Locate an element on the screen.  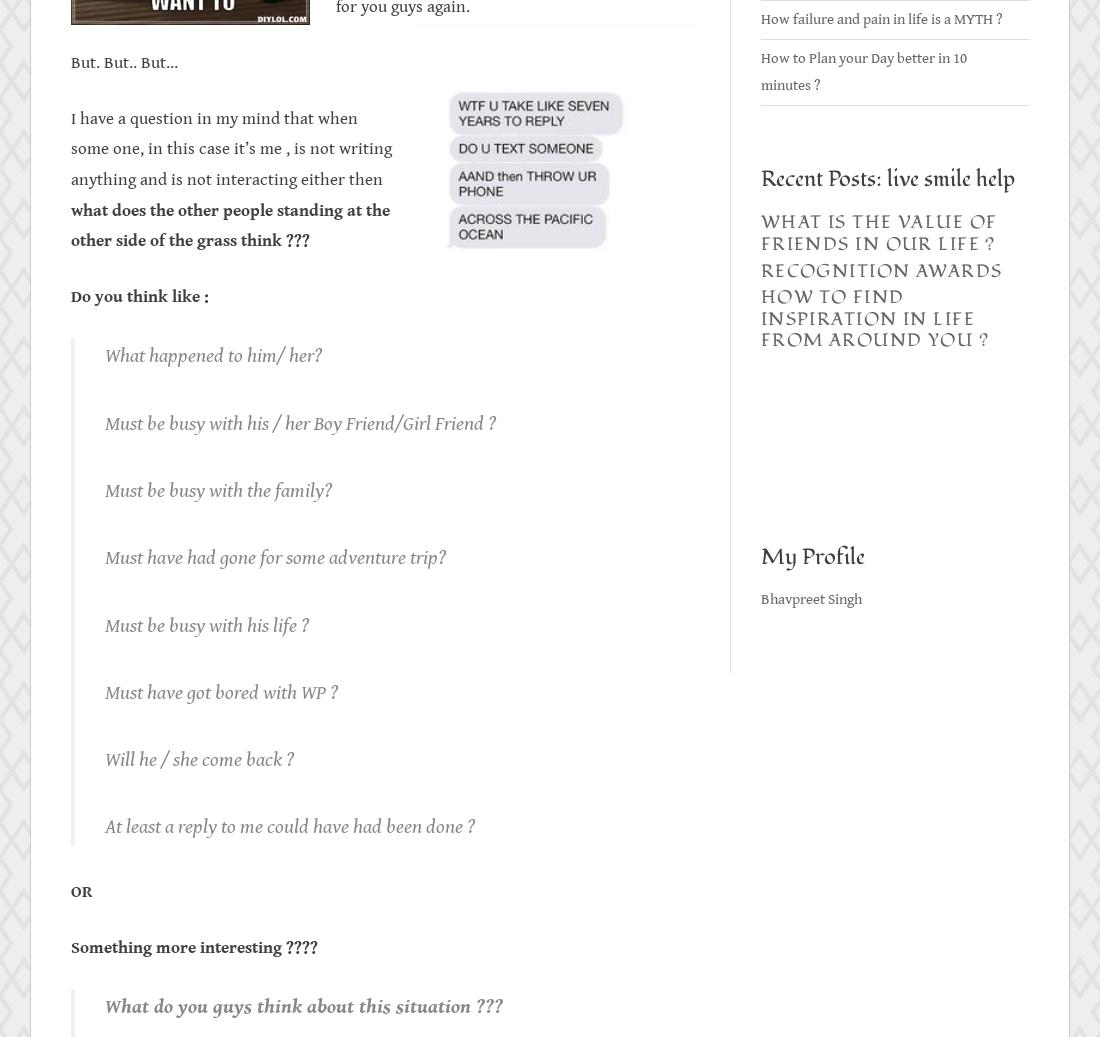
'I have a question in my mind that when some one, in this case it’s me , is not writing anything and is not interacting either then' is located at coordinates (70, 147).